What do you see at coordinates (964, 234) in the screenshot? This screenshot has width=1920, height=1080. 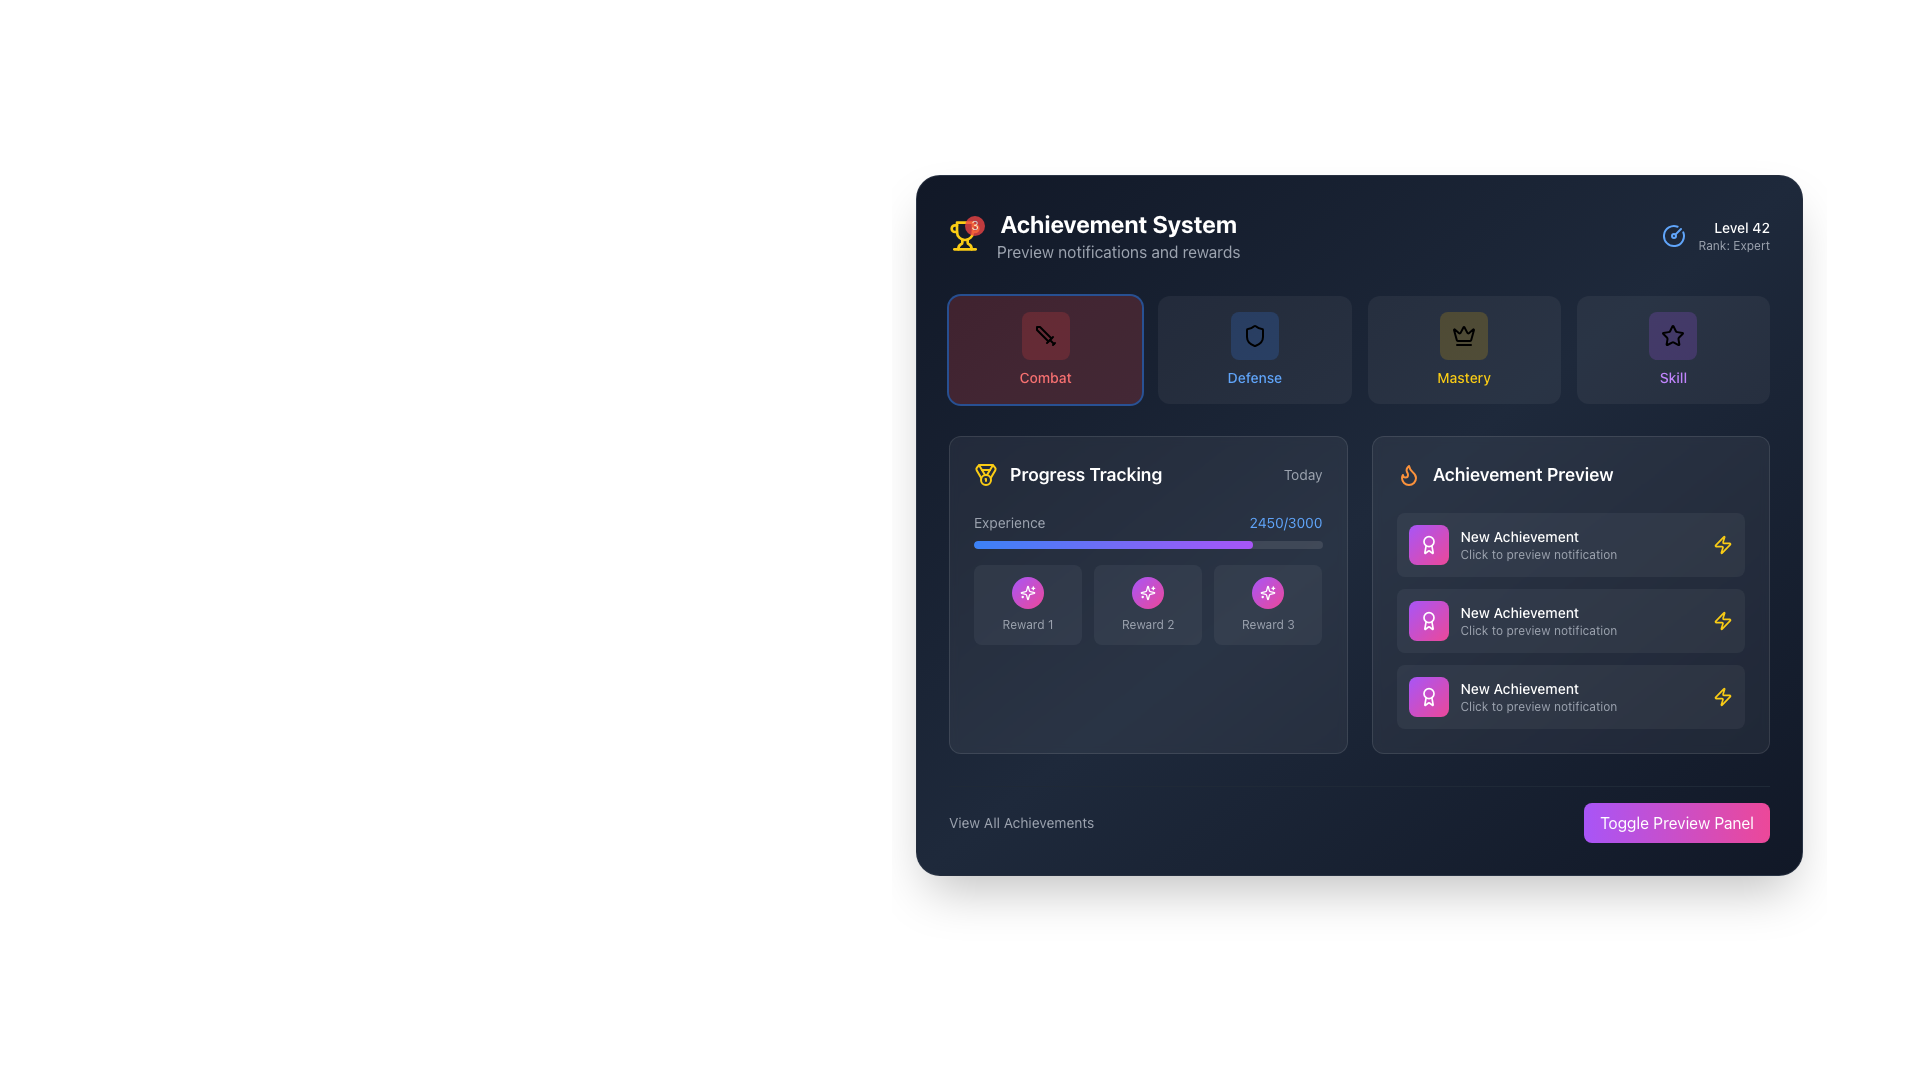 I see `the content of the Notification badge, which is a small red badge with the number '3' located at the top-right of the trophy icon in the Achievement System interface` at bounding box center [964, 234].